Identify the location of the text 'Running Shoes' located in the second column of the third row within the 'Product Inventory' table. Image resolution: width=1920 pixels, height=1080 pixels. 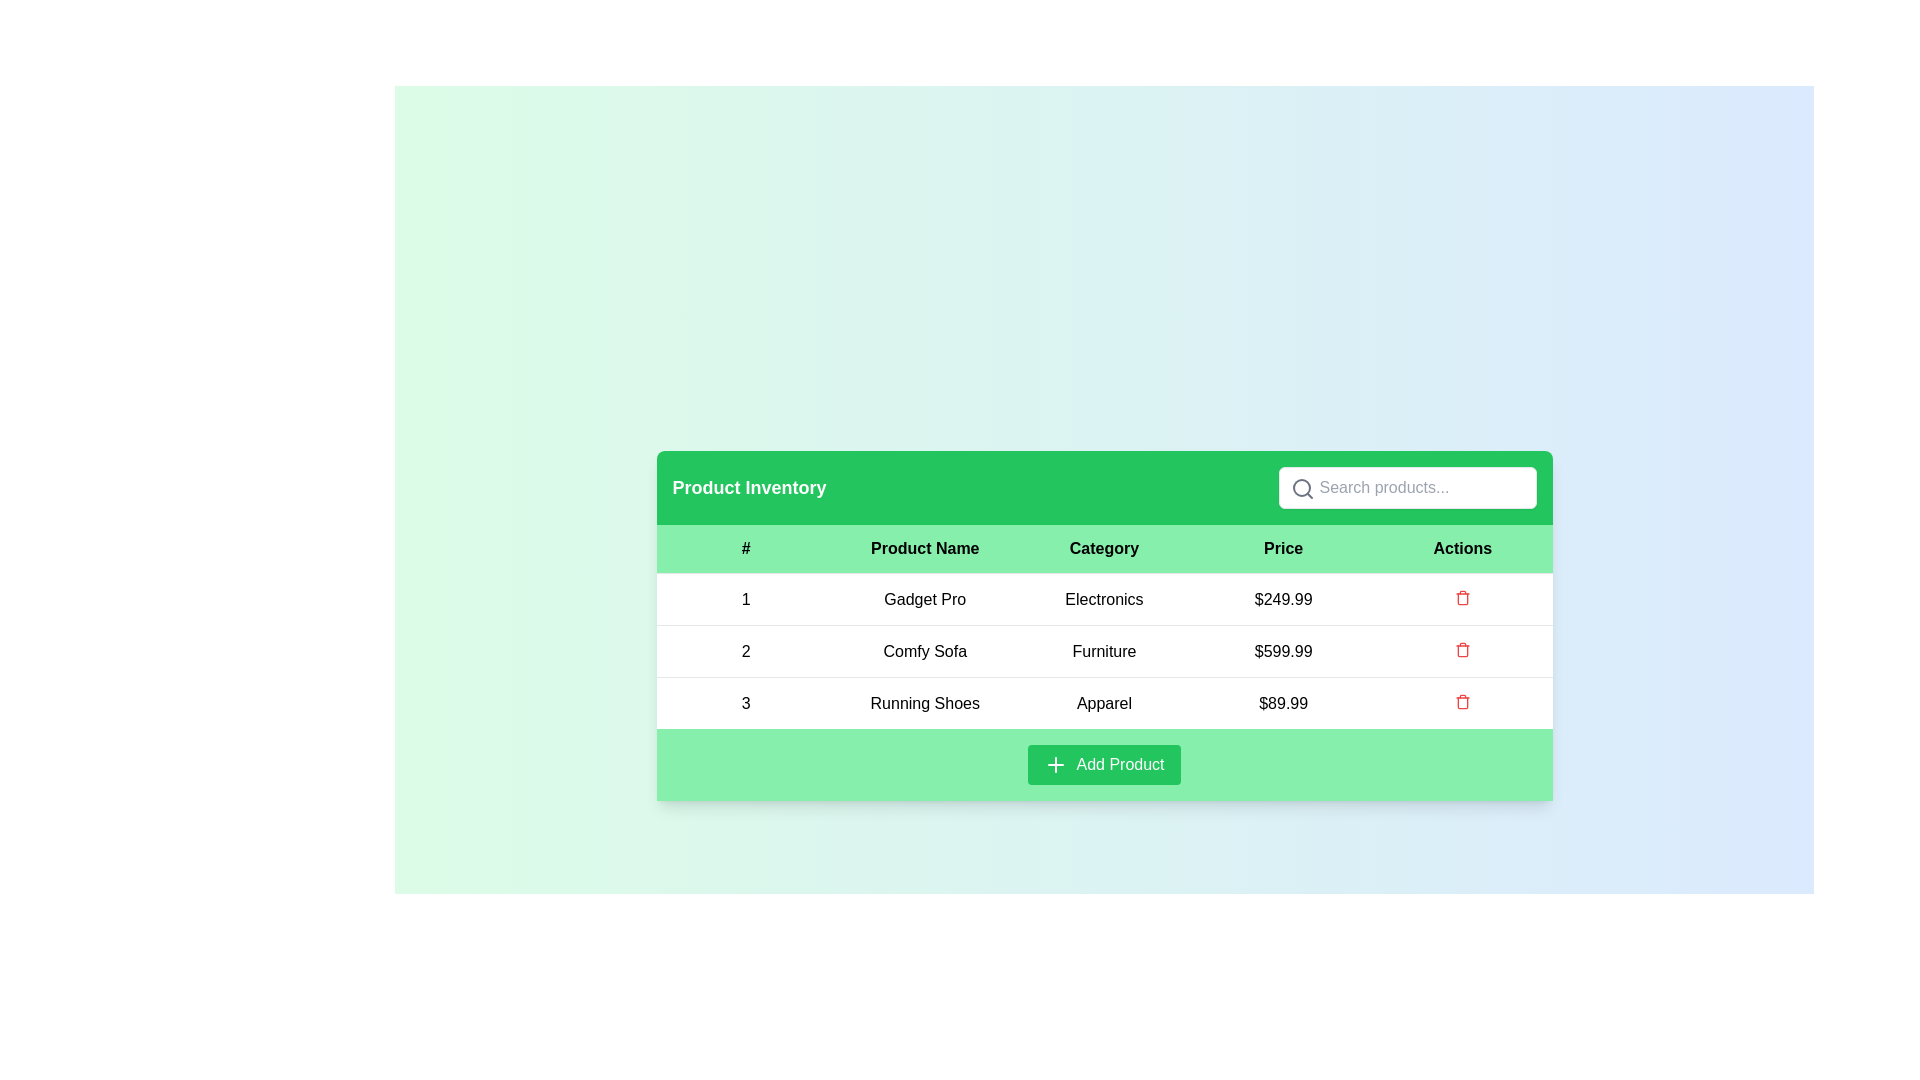
(924, 702).